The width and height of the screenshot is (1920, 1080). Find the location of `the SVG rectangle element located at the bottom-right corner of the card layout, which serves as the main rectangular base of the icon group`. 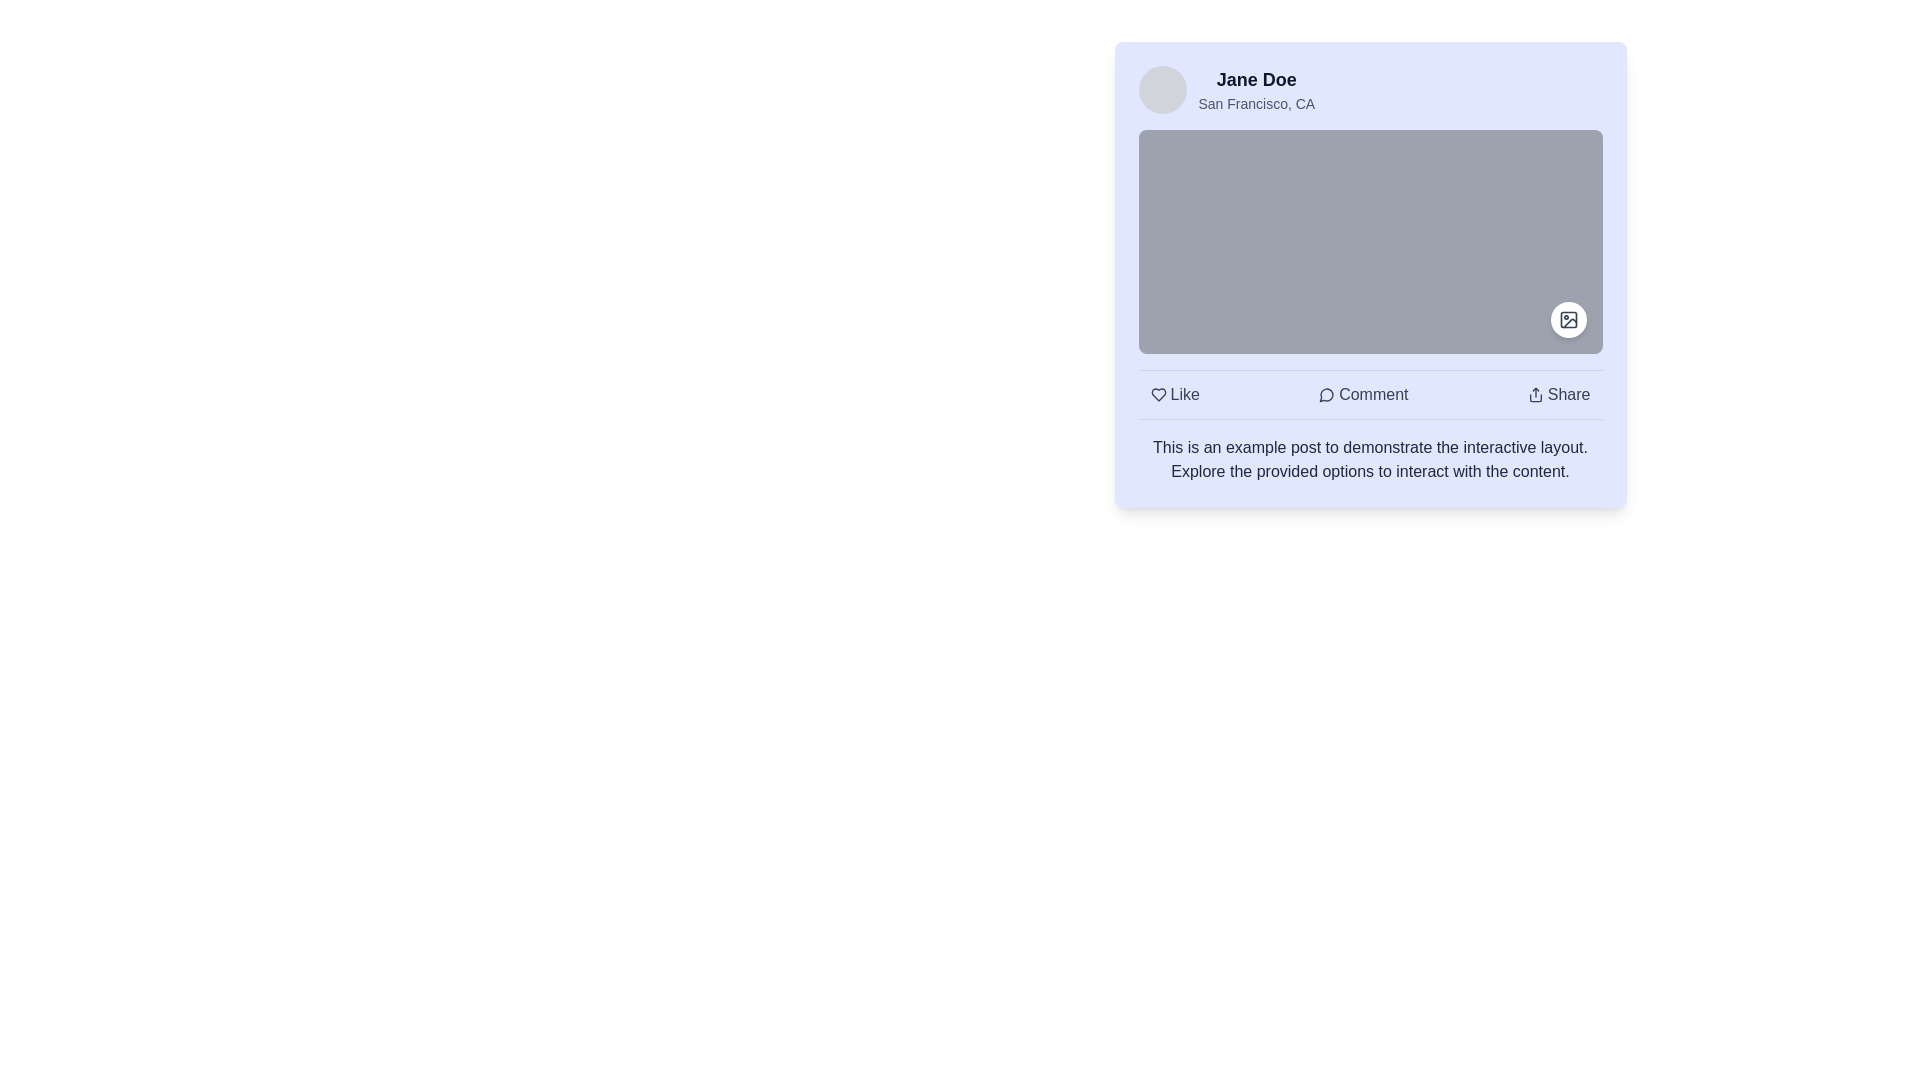

the SVG rectangle element located at the bottom-right corner of the card layout, which serves as the main rectangular base of the icon group is located at coordinates (1567, 319).